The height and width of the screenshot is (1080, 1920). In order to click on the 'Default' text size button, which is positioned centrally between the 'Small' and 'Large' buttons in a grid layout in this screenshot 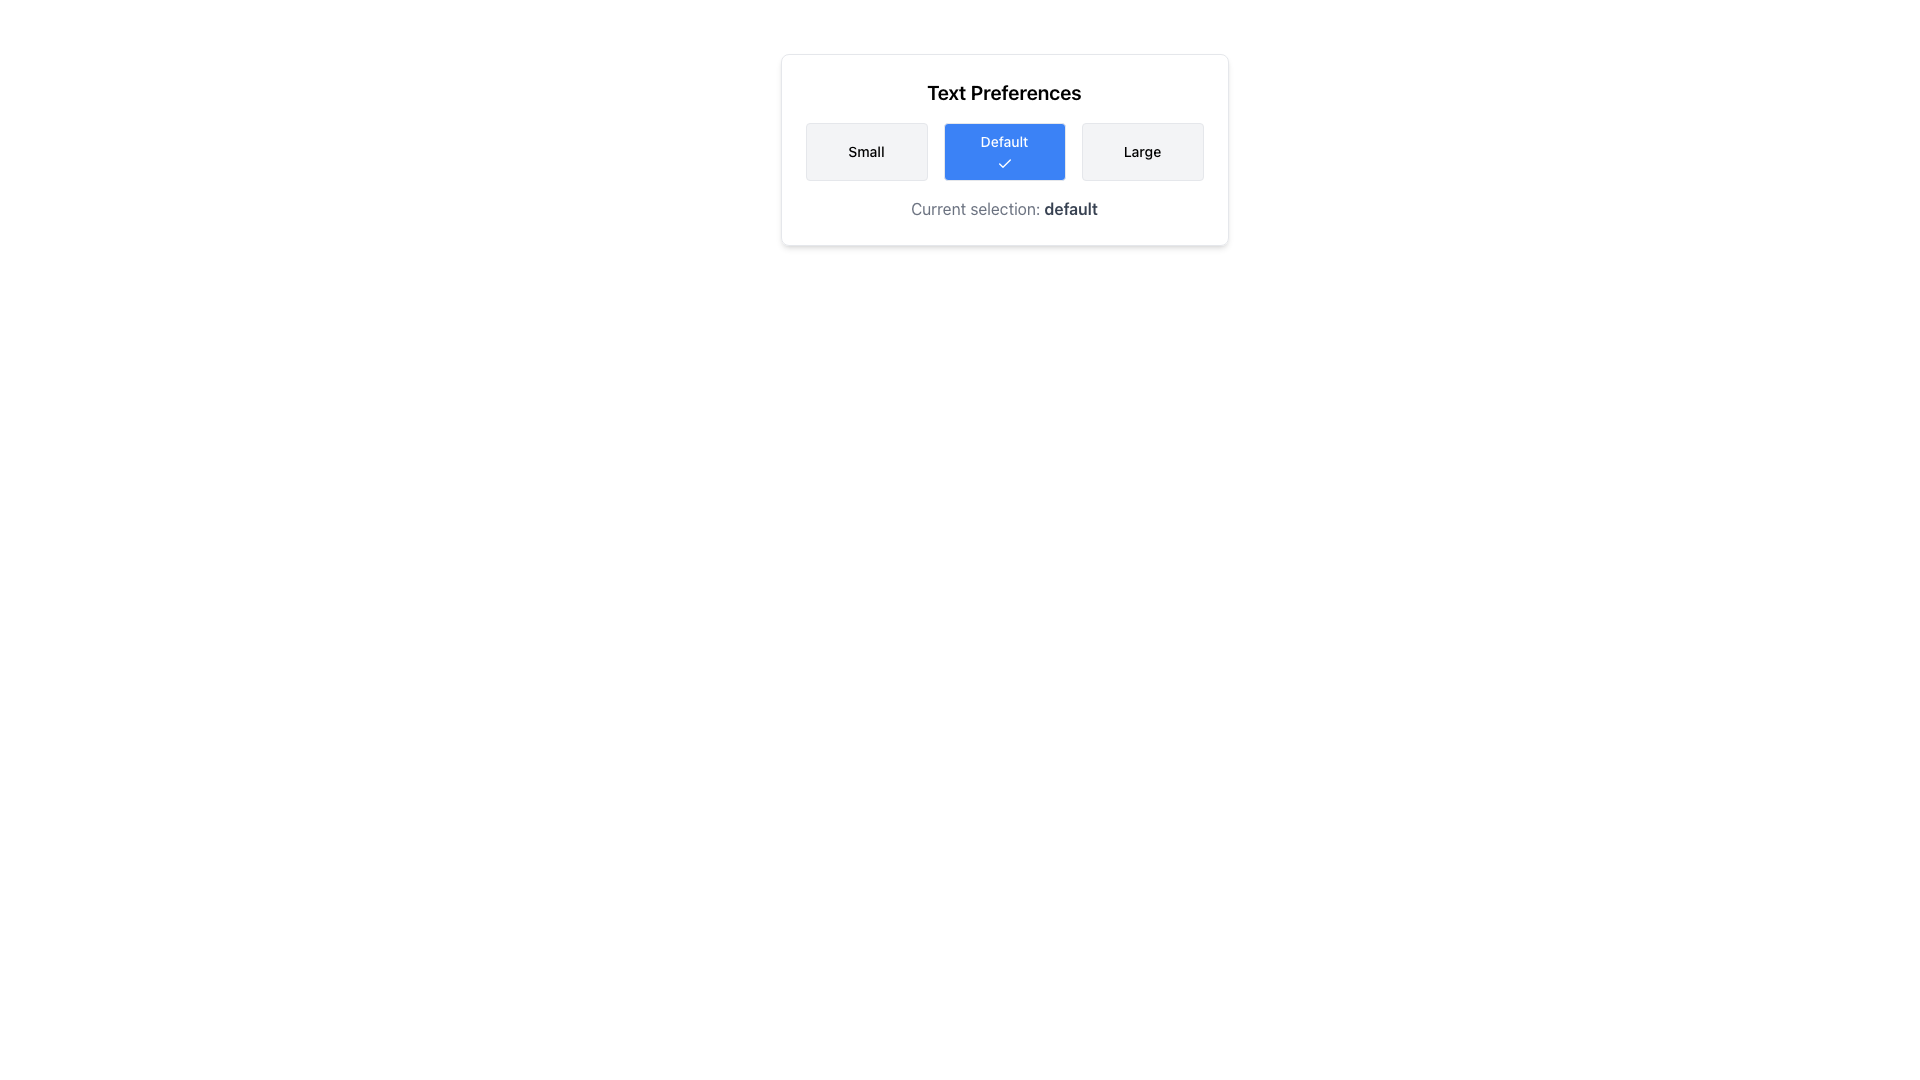, I will do `click(1004, 150)`.